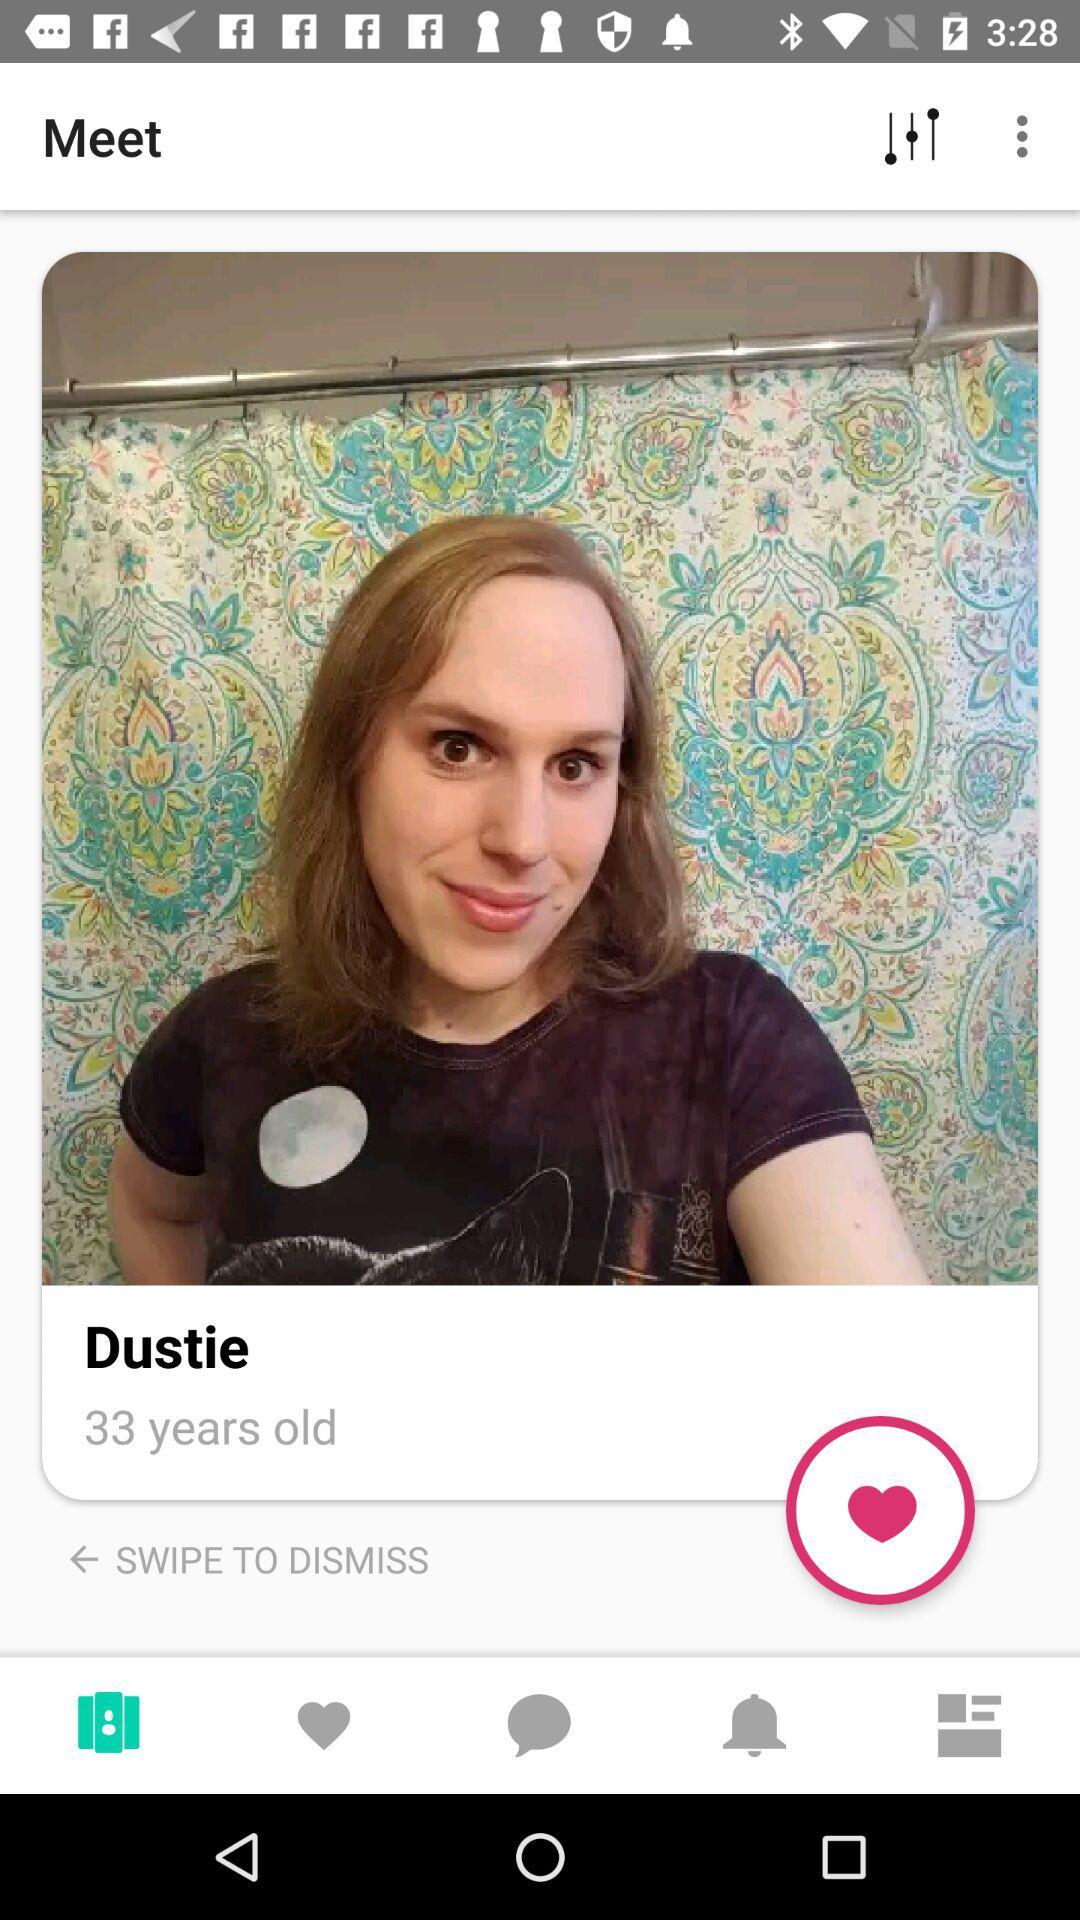 The image size is (1080, 1920). What do you see at coordinates (211, 1425) in the screenshot?
I see `icon below dustie` at bounding box center [211, 1425].